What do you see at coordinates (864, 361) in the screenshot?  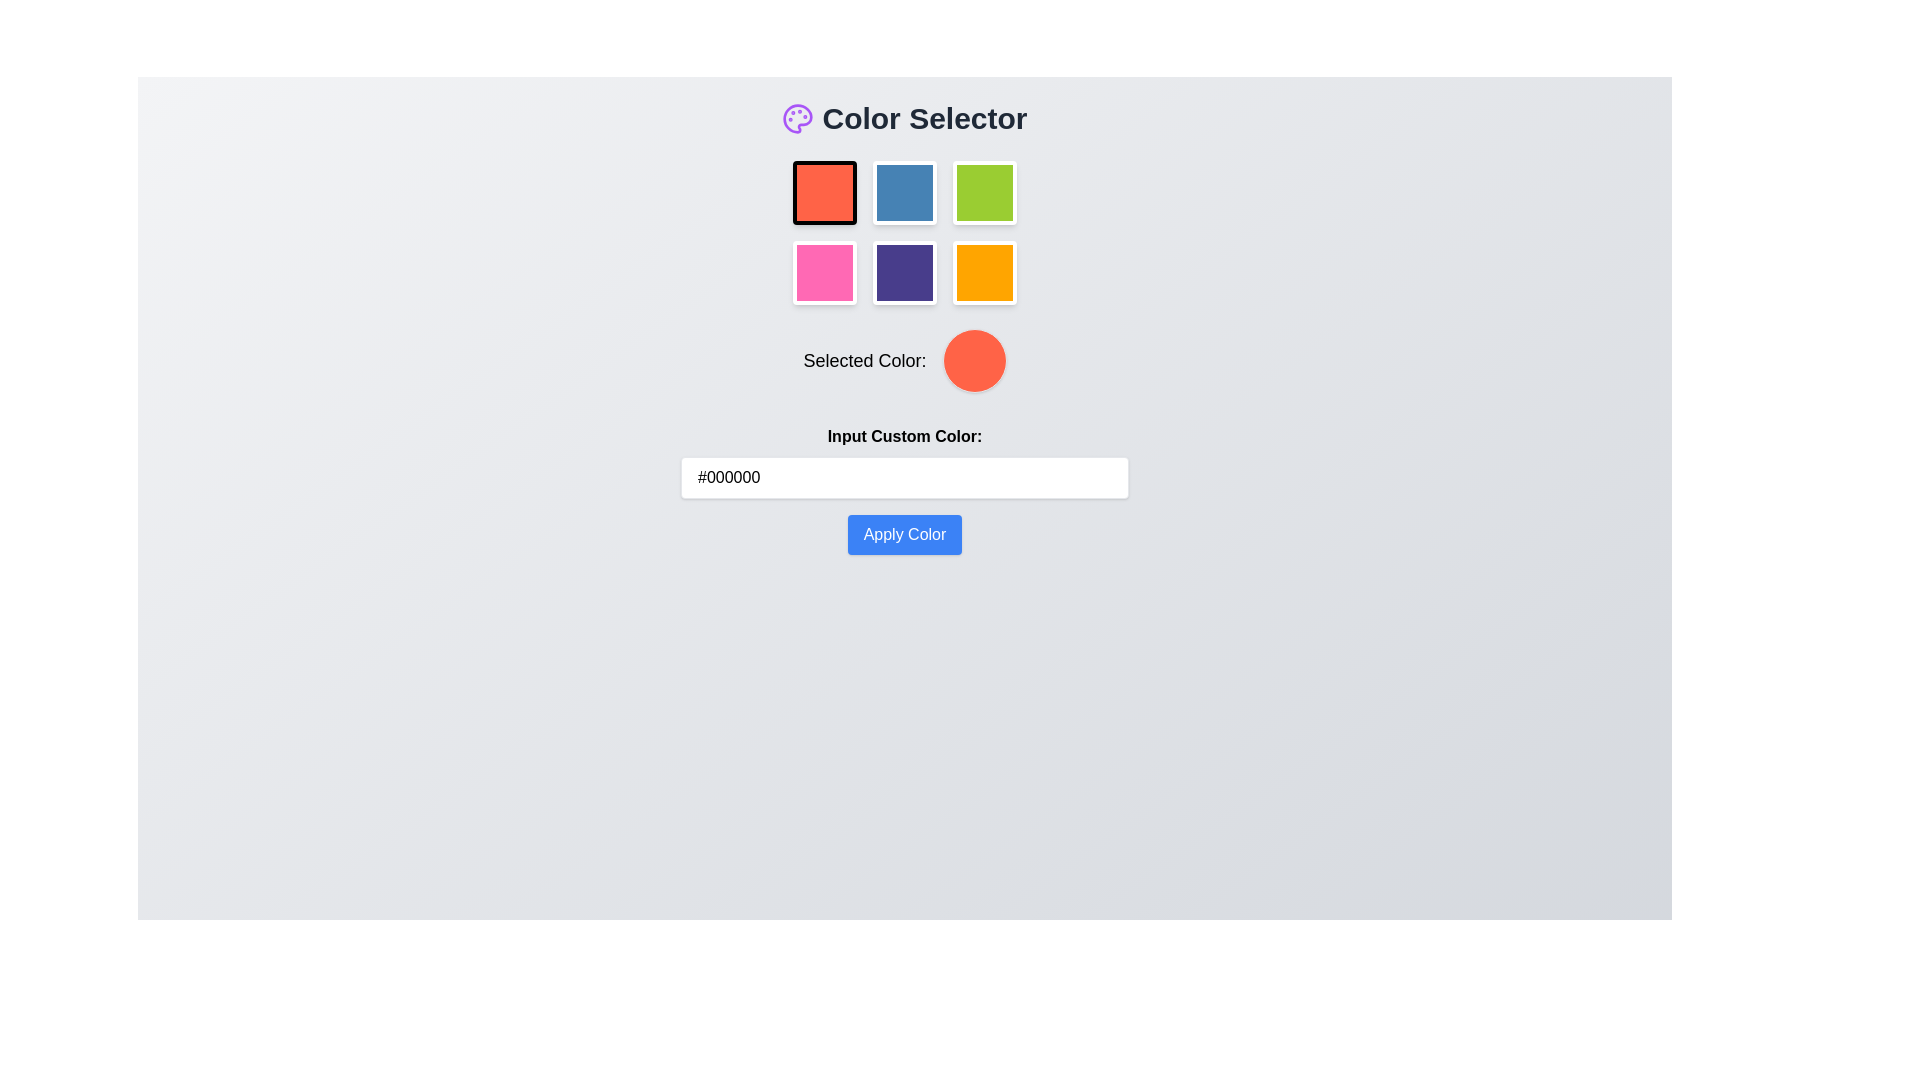 I see `the text label reading 'Selected Color:' which appears in a medium-sized, bold font, located above the input section of a color selection interface` at bounding box center [864, 361].